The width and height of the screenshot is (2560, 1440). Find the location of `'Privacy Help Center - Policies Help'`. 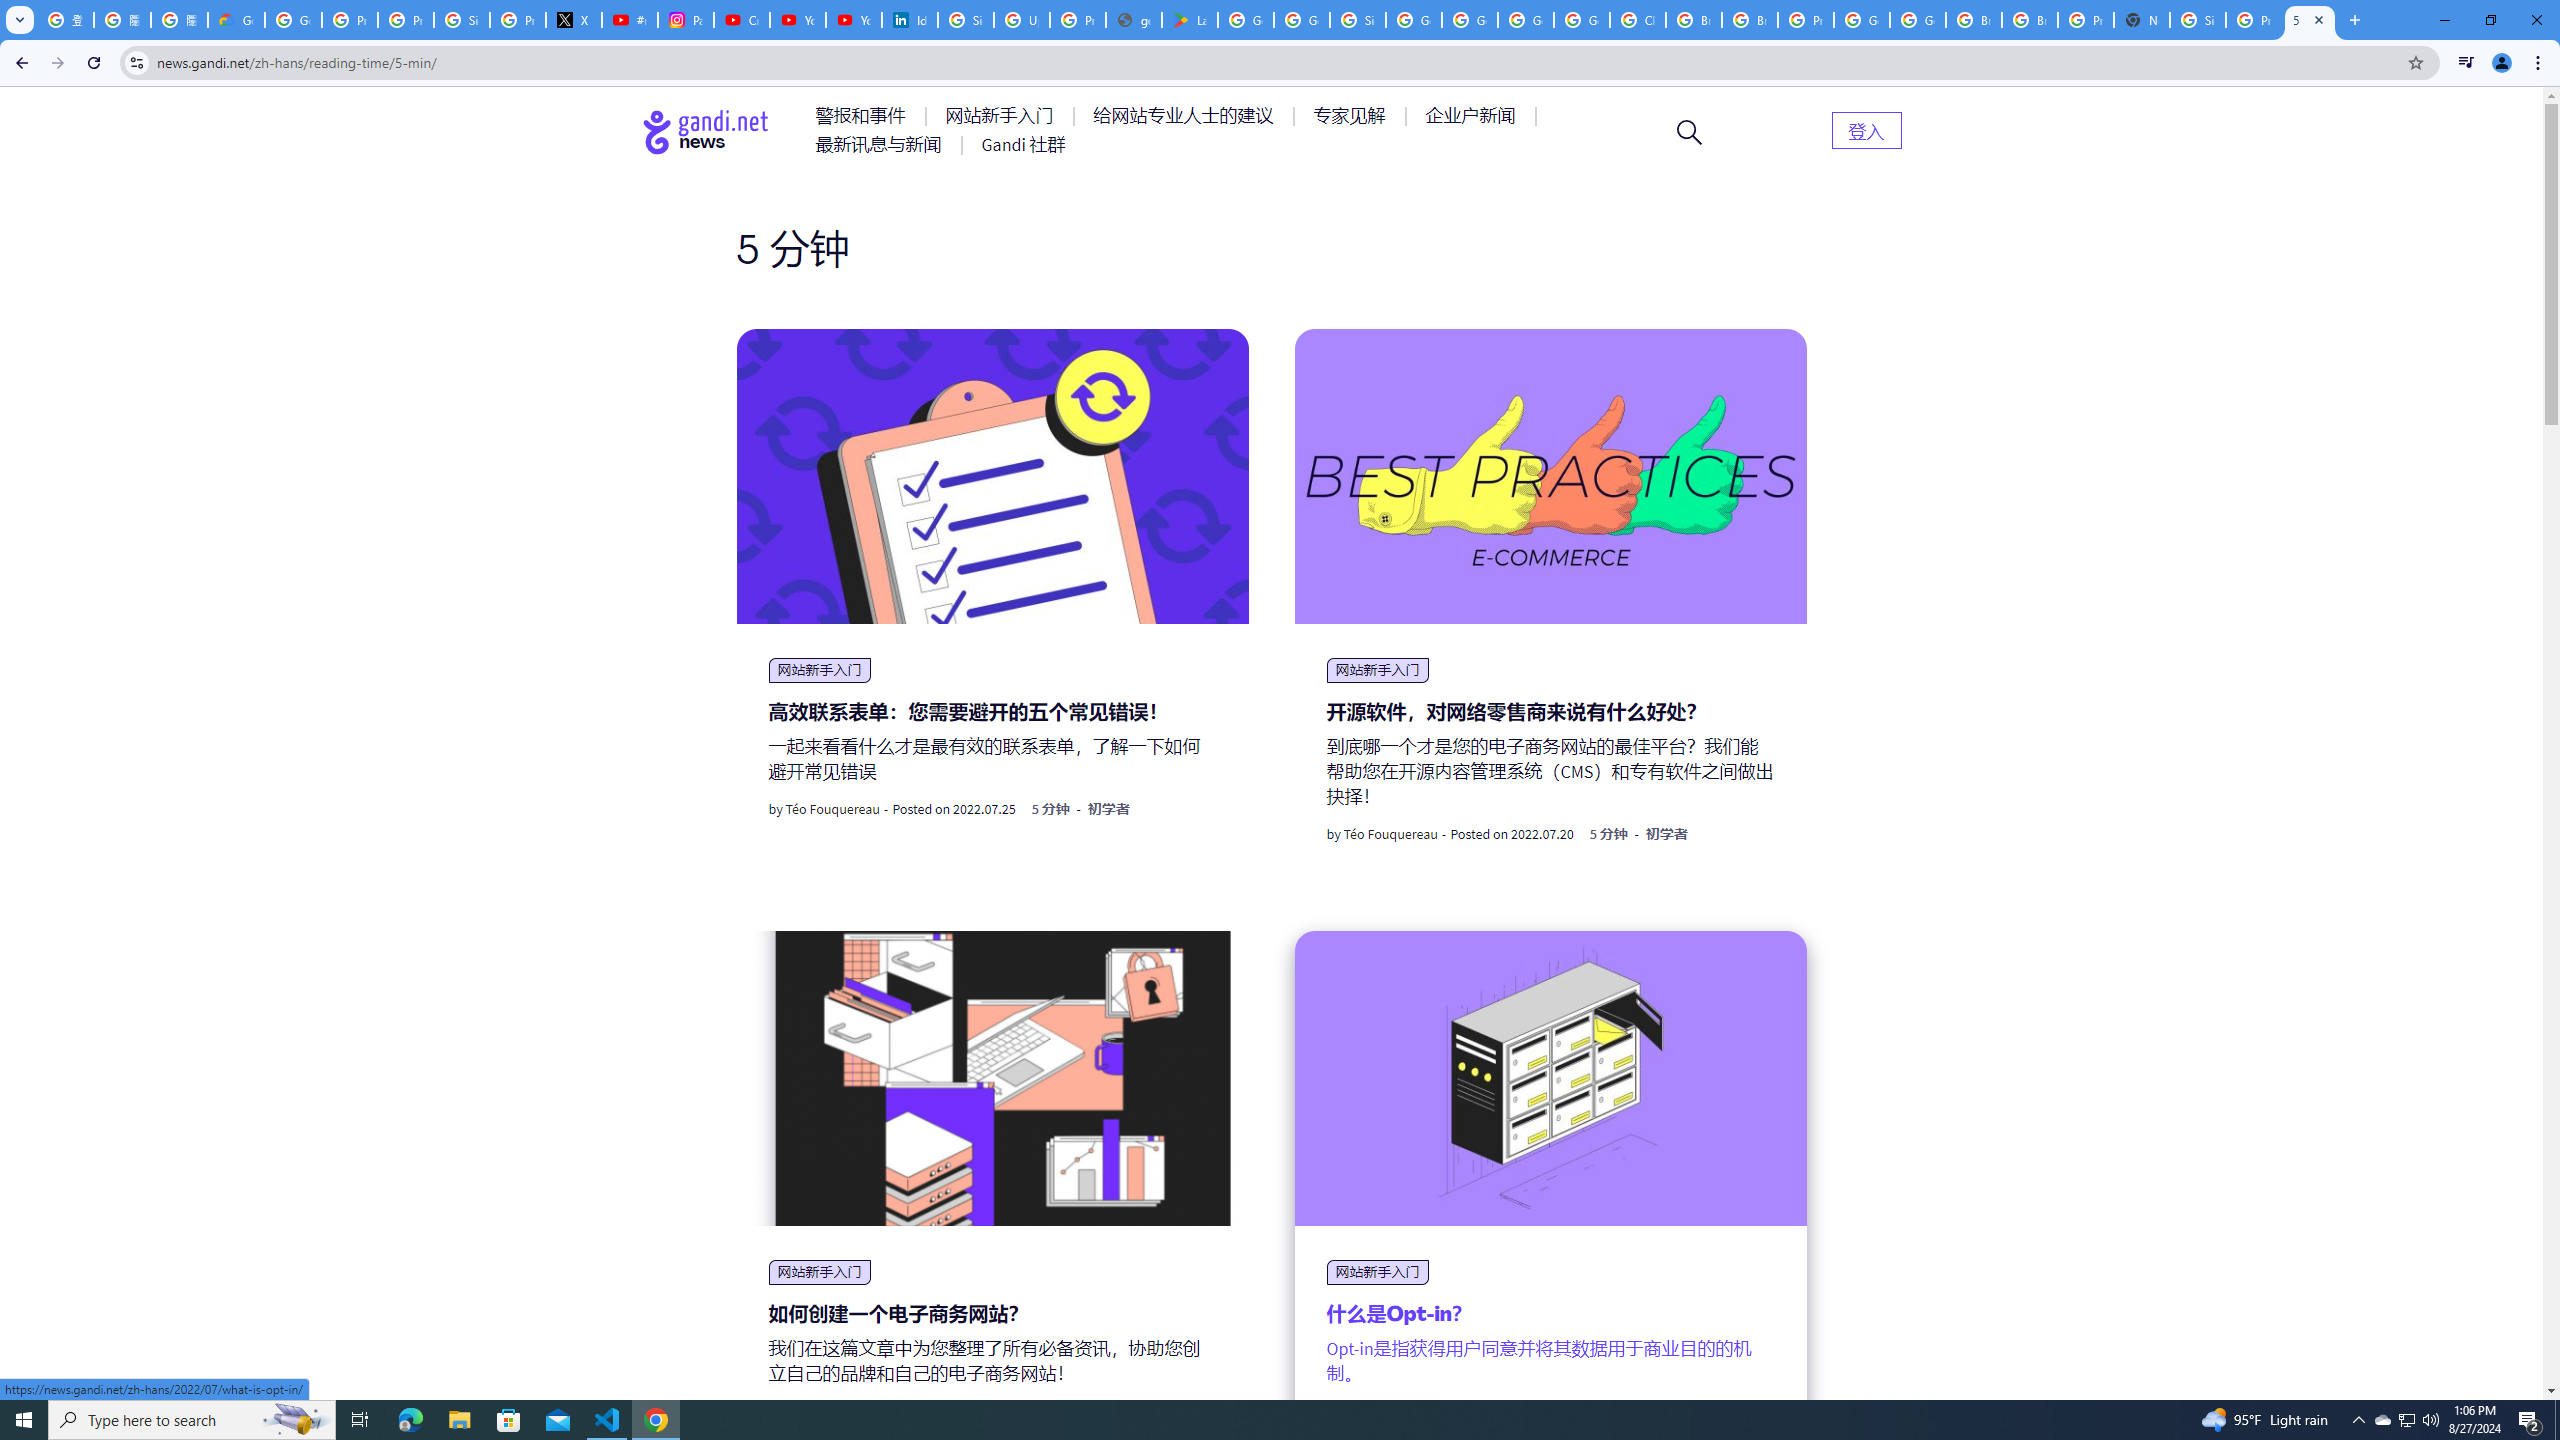

'Privacy Help Center - Policies Help' is located at coordinates (348, 19).